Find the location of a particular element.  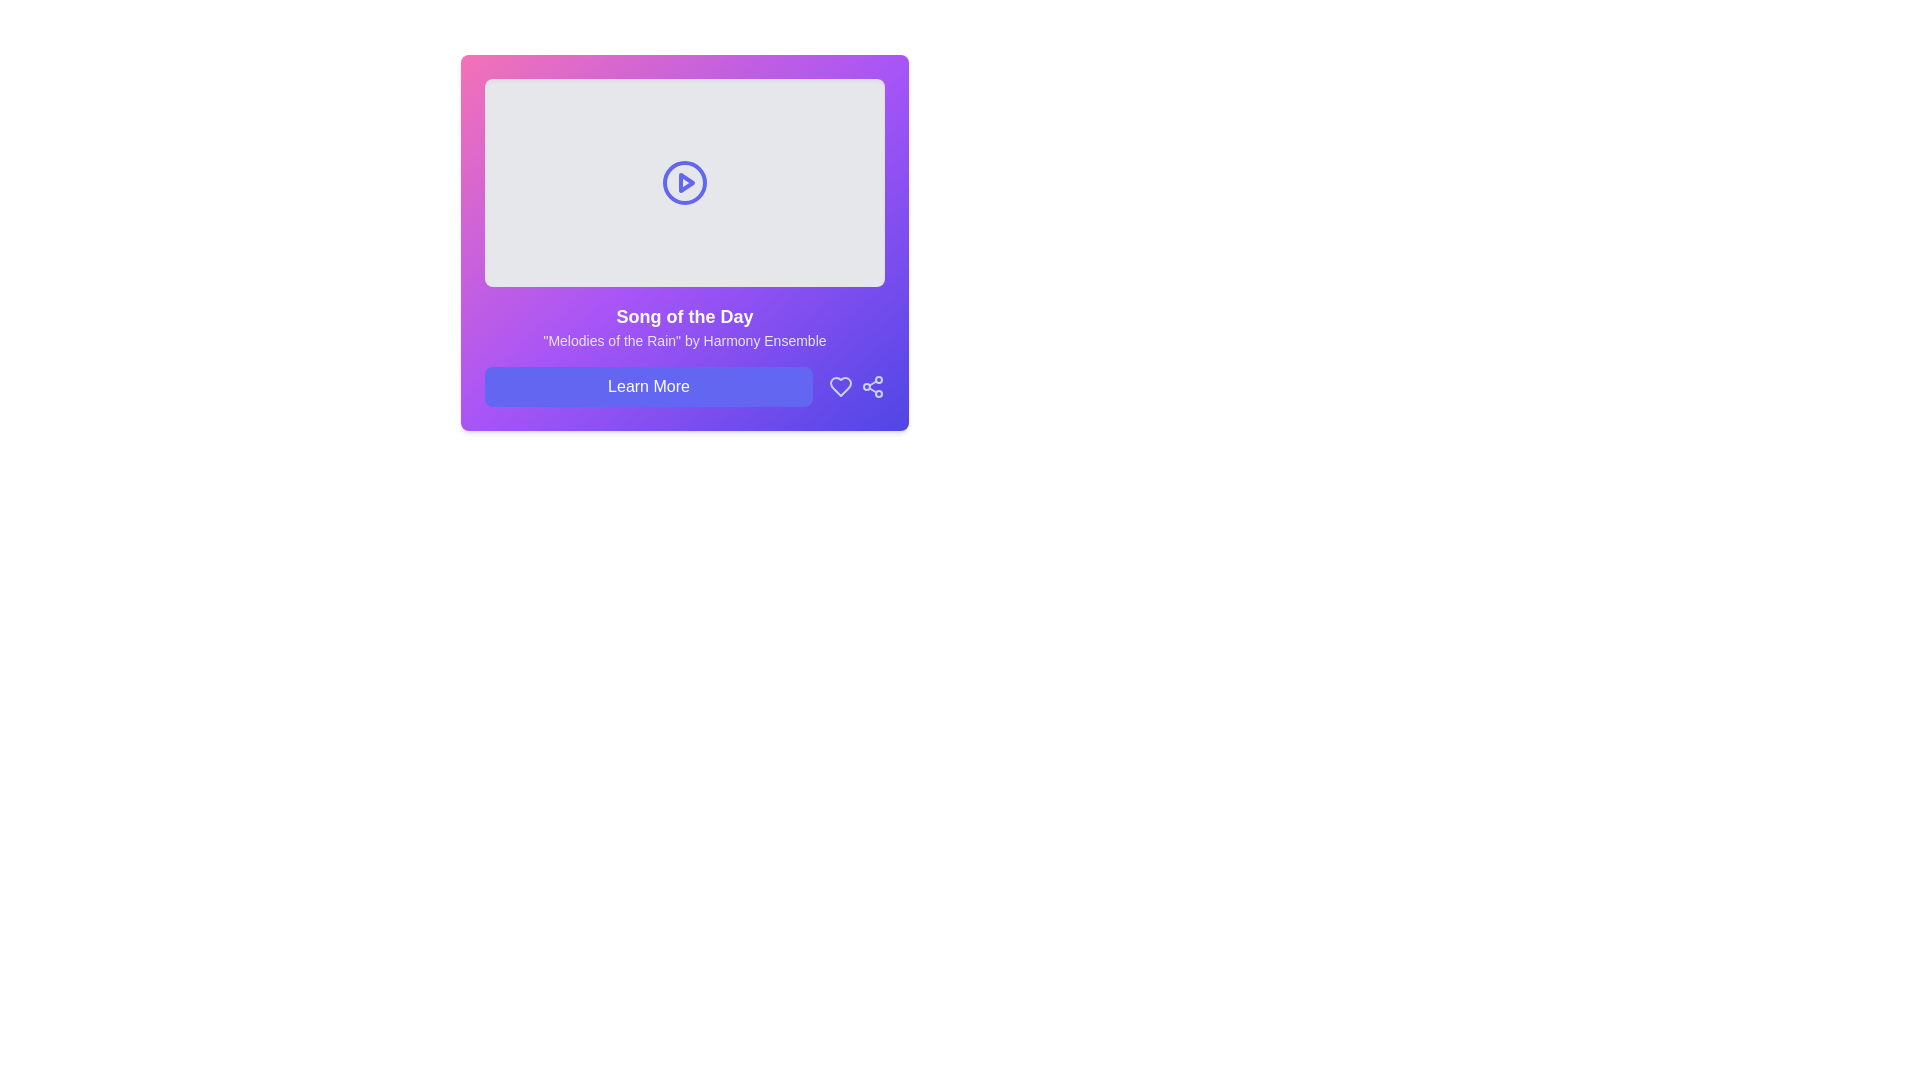

text content of the Text Display Element that shows 'Song of the Day' and '"Melodies of the Rain" by Harmony Ensemble', prominently displayed with a gradient background is located at coordinates (685, 326).